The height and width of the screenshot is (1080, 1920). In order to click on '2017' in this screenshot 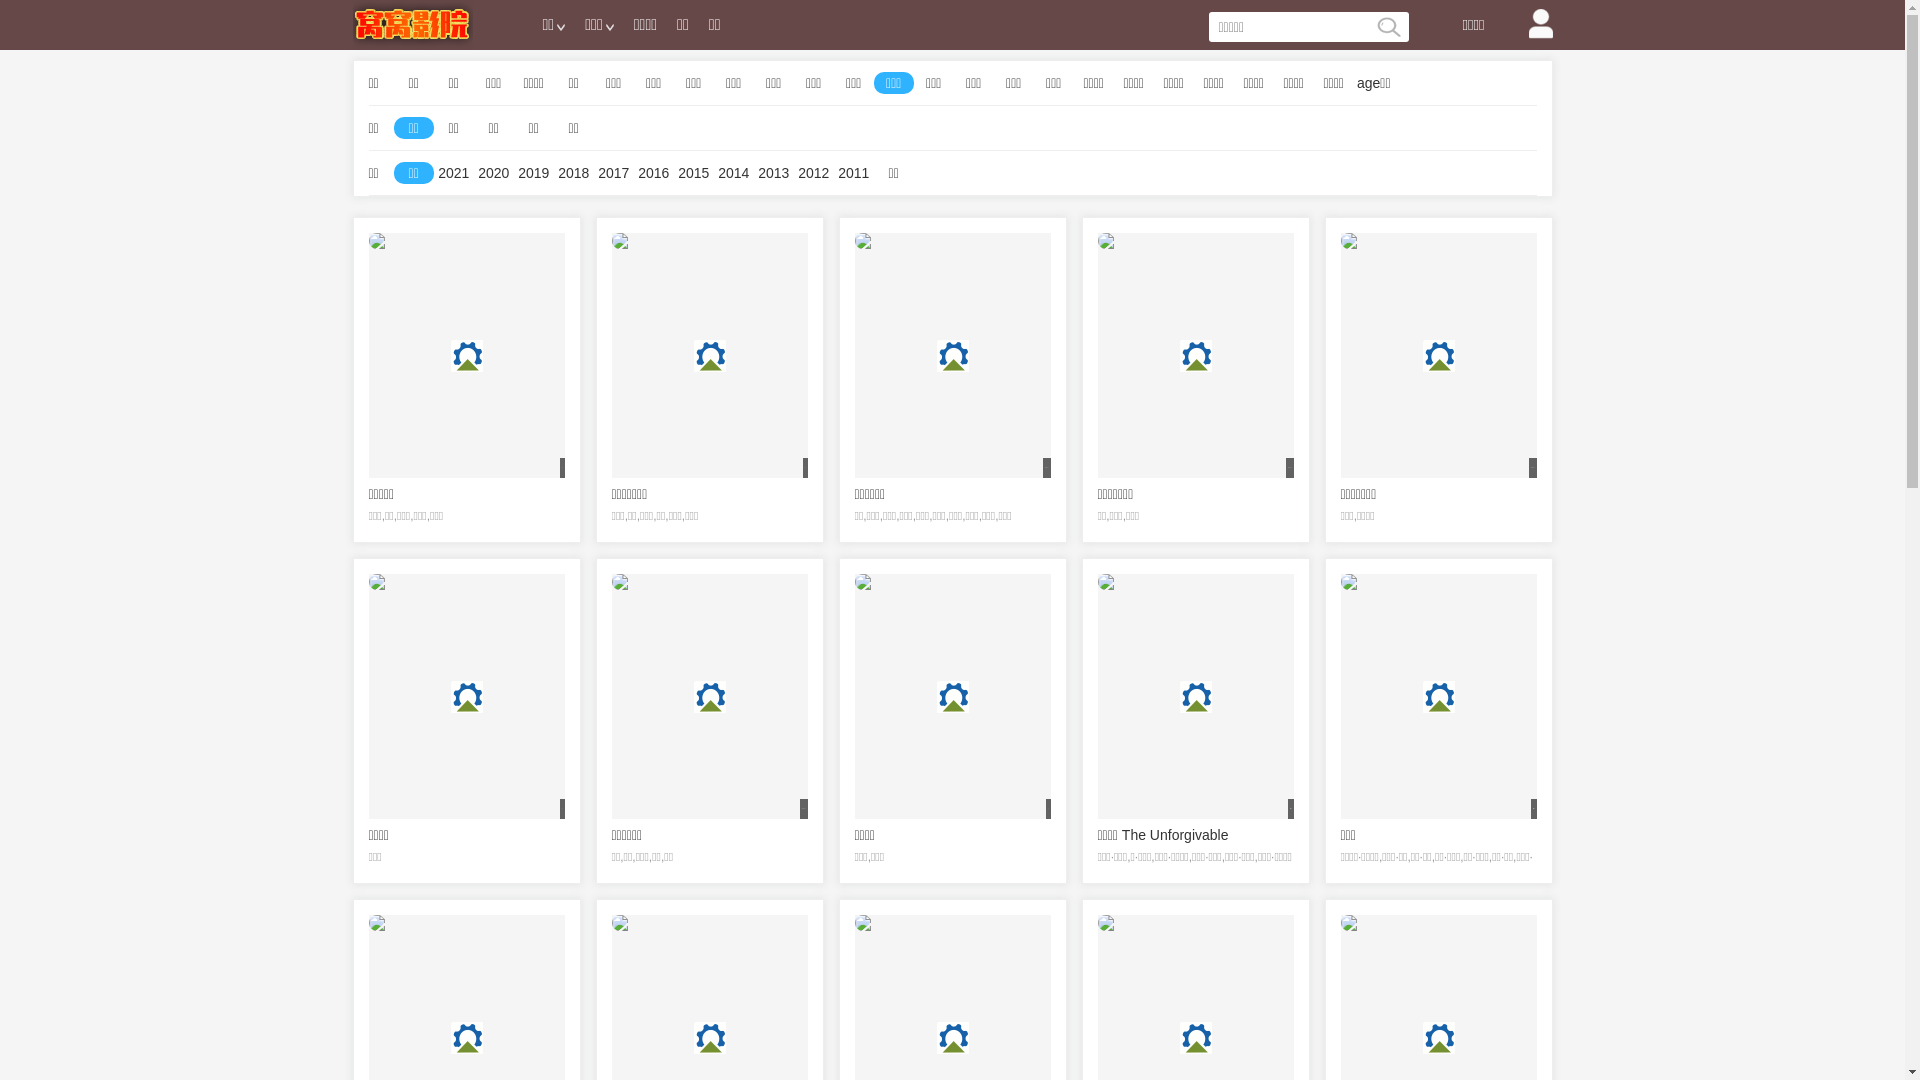, I will do `click(612, 172)`.